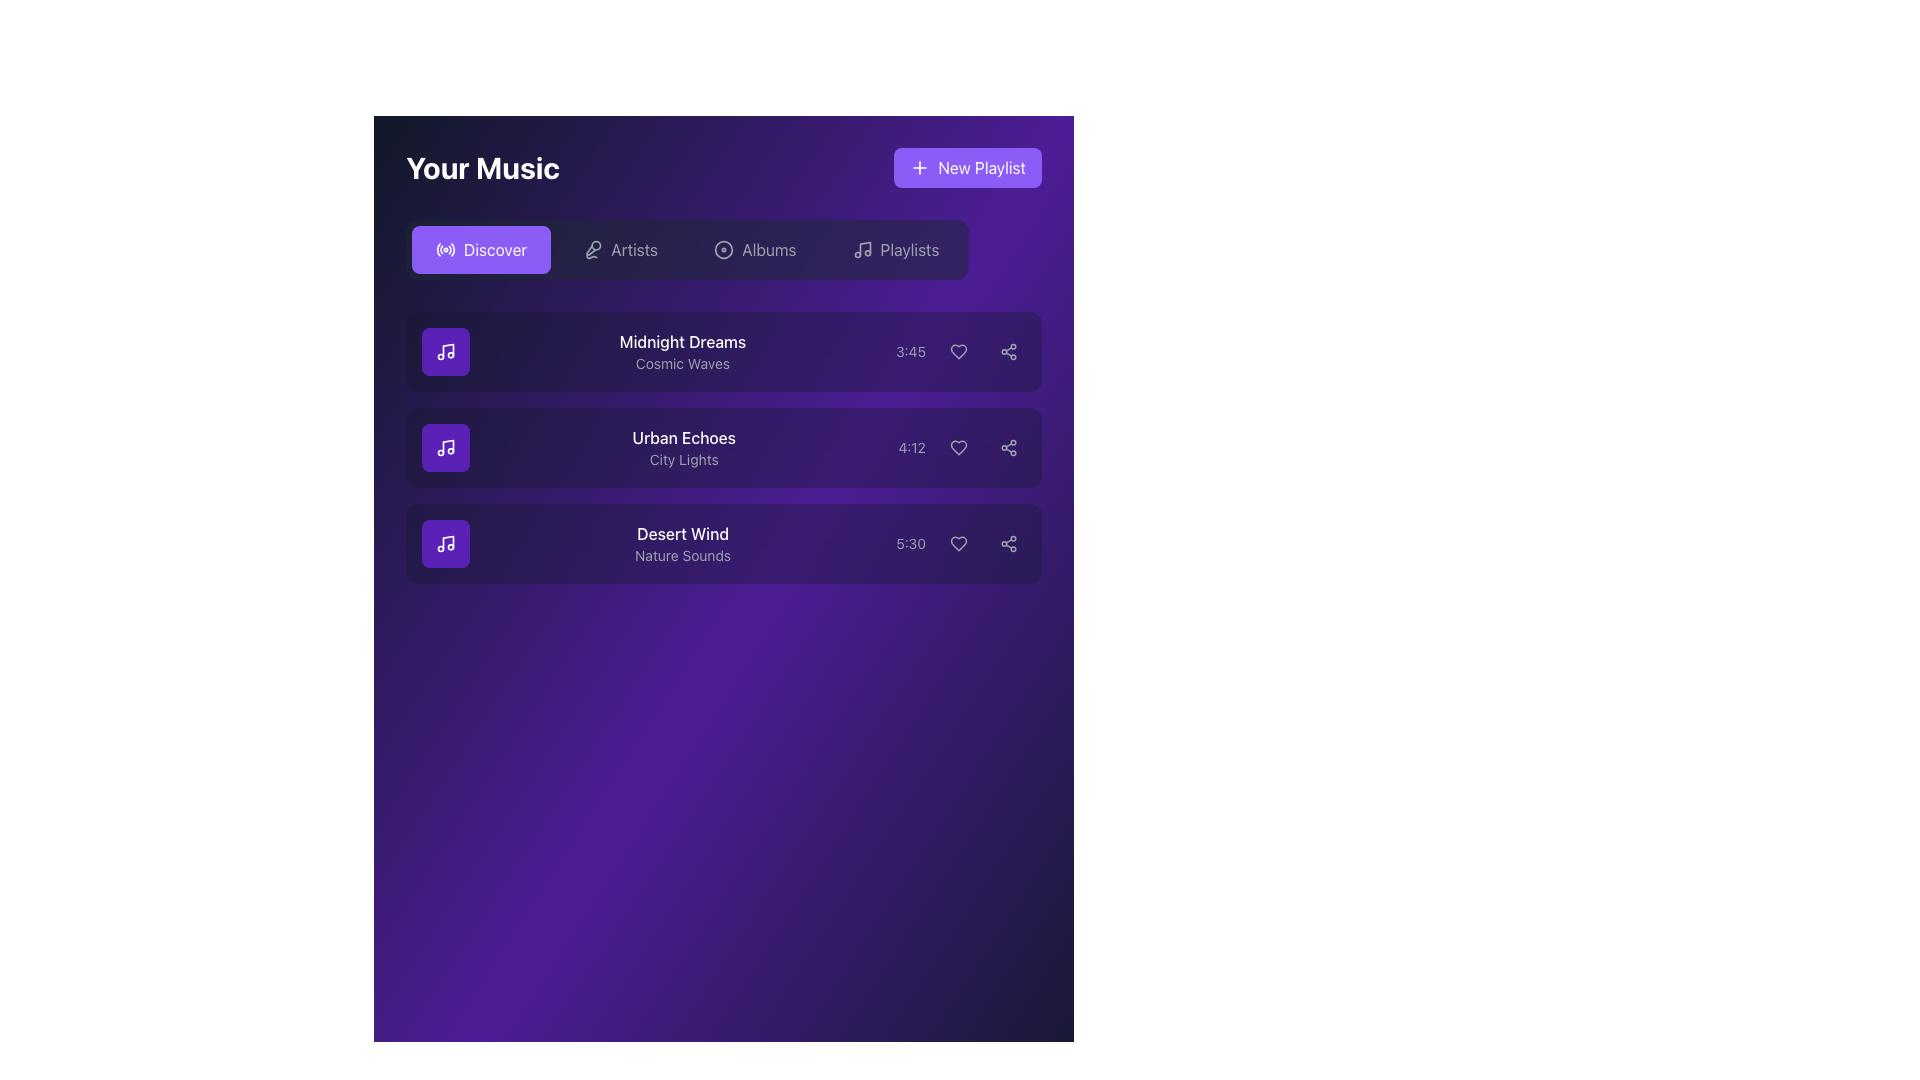  I want to click on the track title of the second item in the music playlist, which is represented by a grid layout with a violet background and includes metadata such as a track title and duration, so click(723, 446).